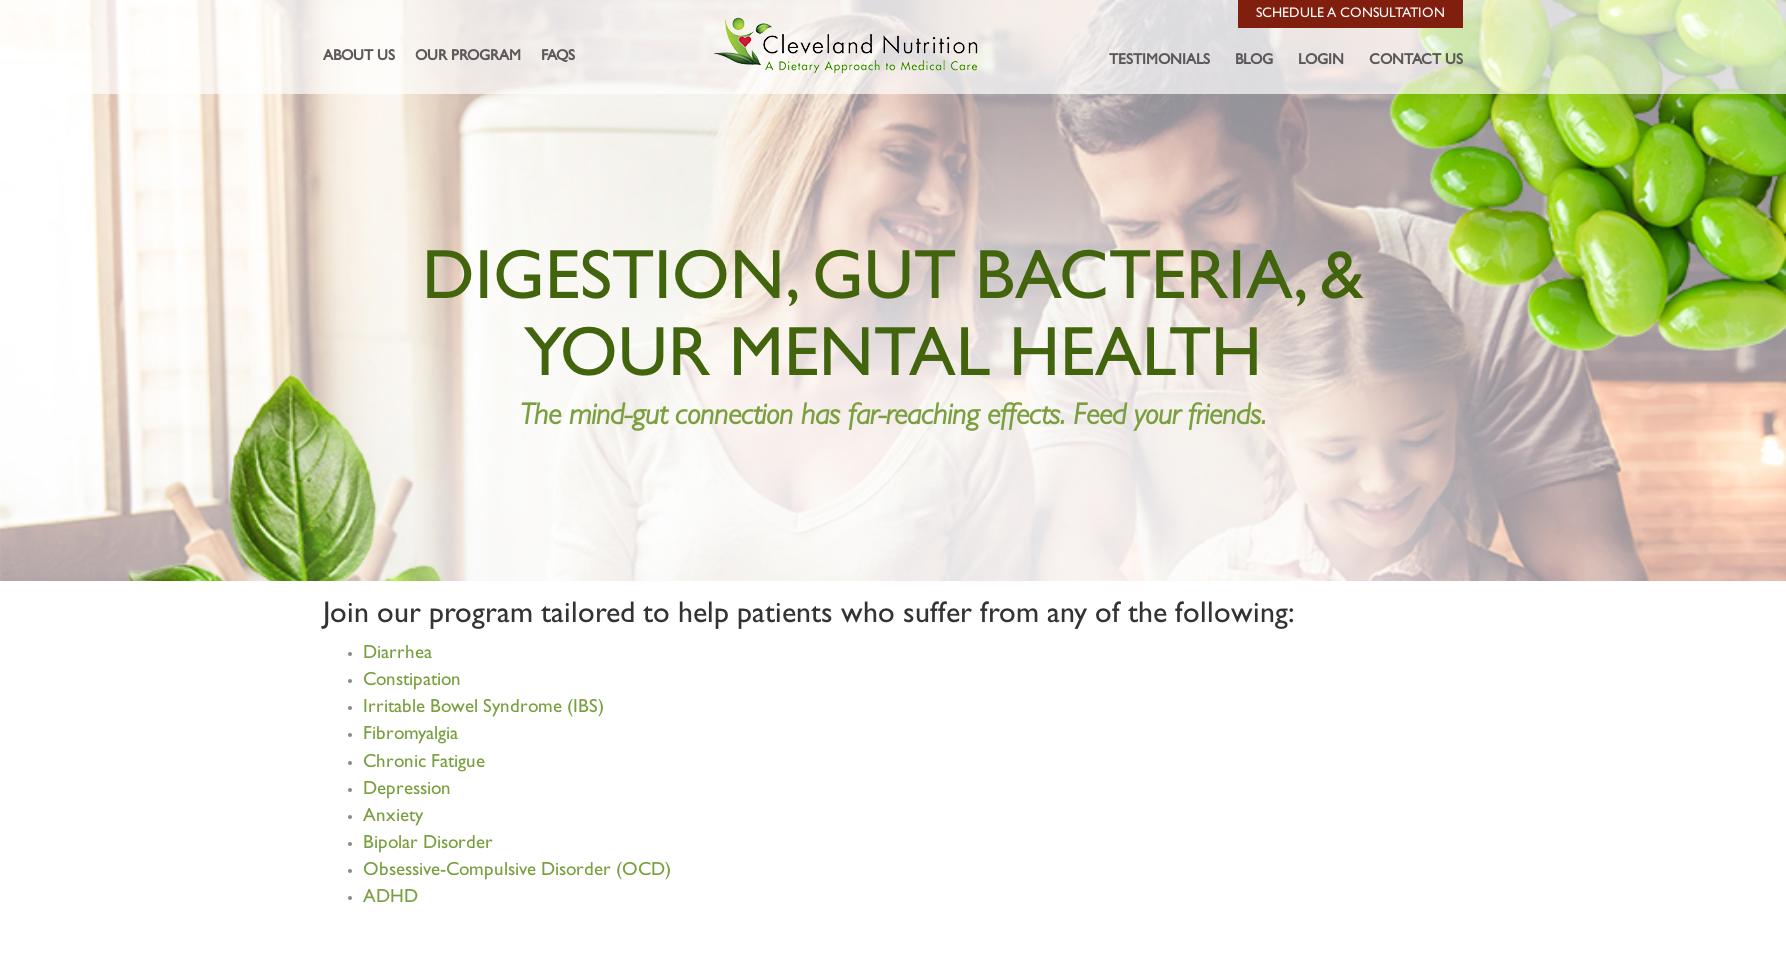  What do you see at coordinates (893, 413) in the screenshot?
I see `'The mind-gut connection has far-reaching effects. Feed your friends.'` at bounding box center [893, 413].